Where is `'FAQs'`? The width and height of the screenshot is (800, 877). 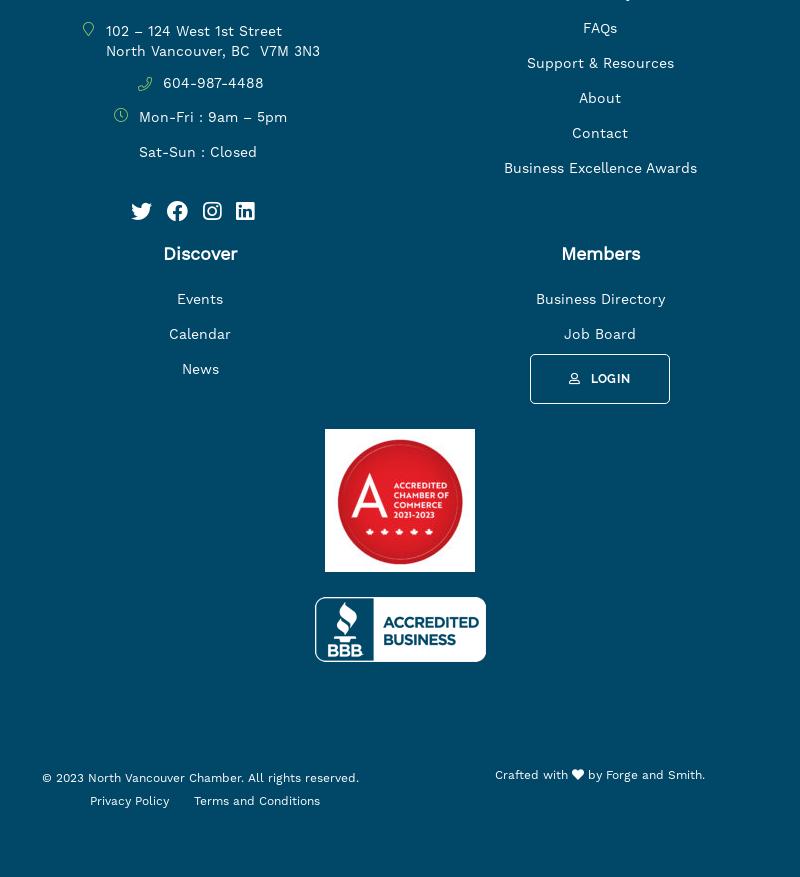 'FAQs' is located at coordinates (600, 26).